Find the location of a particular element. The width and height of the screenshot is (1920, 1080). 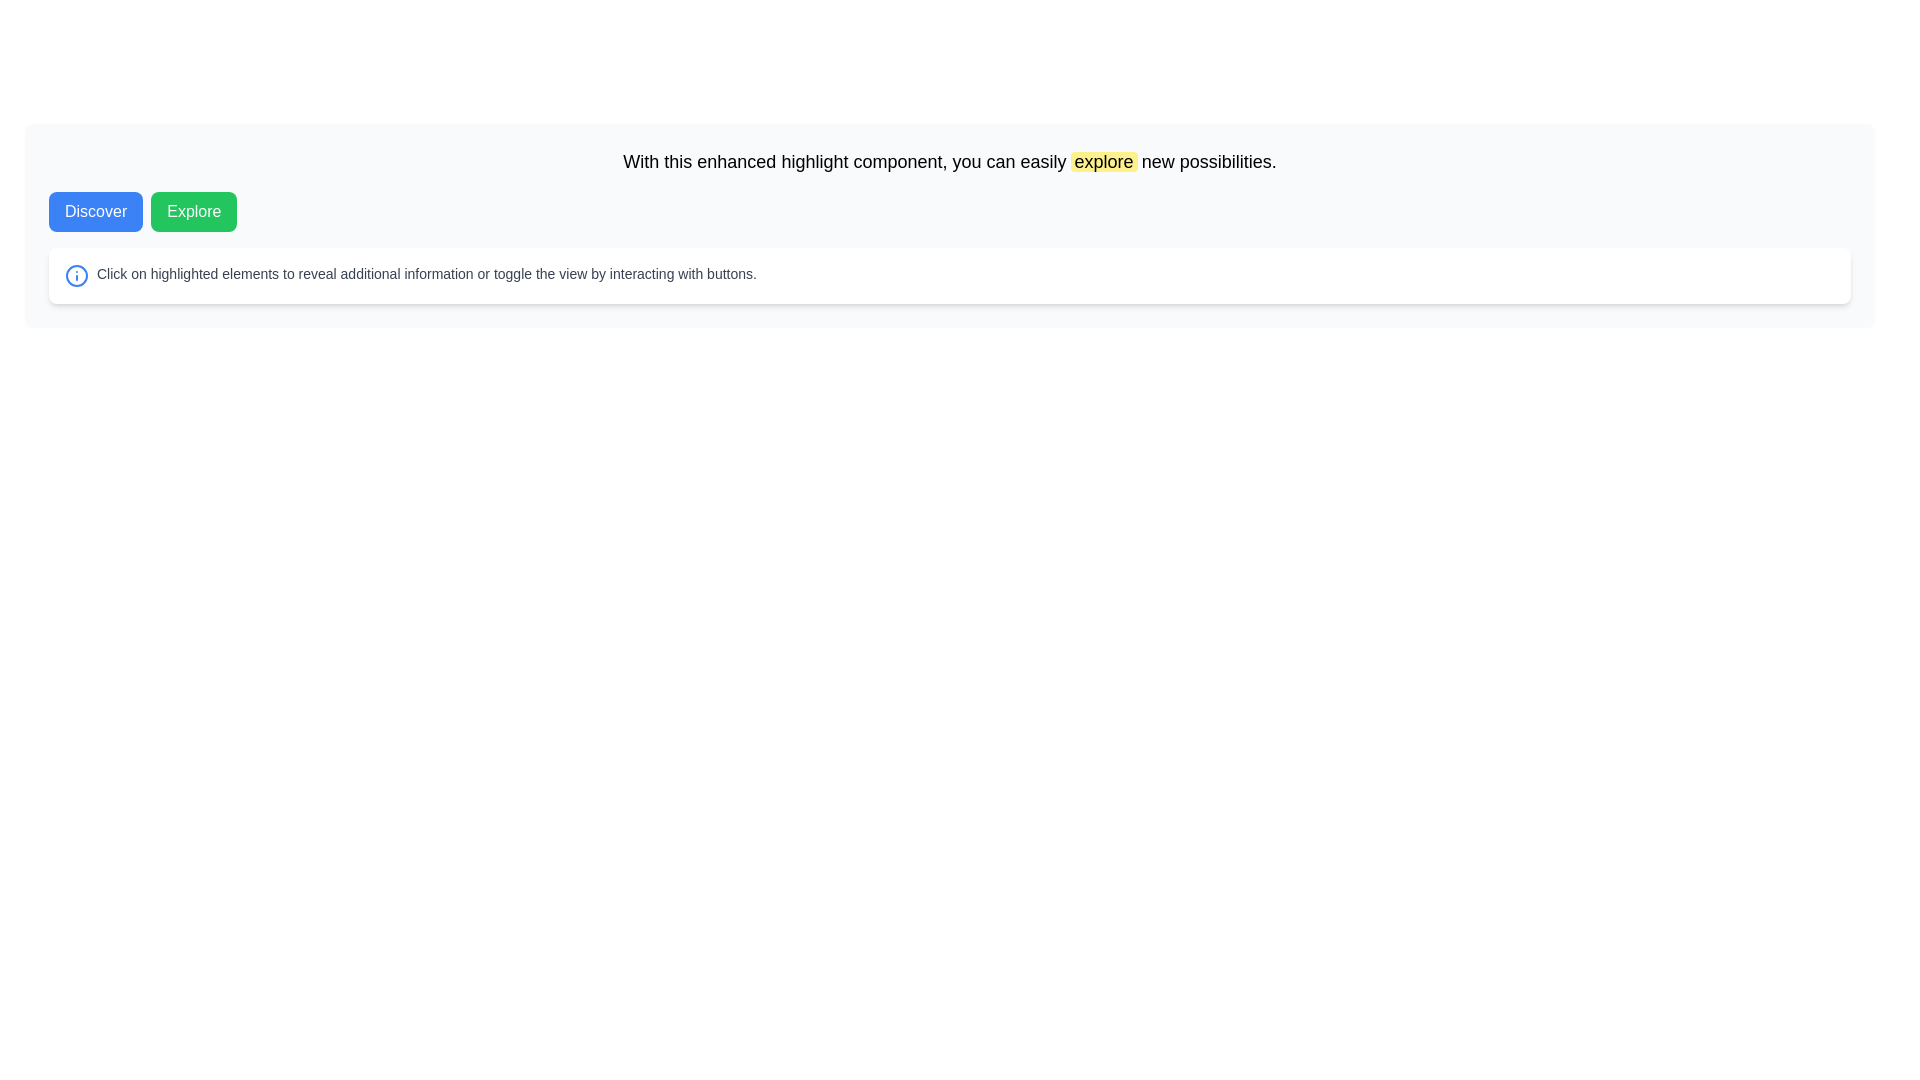

the highlighted text in the phrase 'you can easily explore new possibilities' to observe visual feedback is located at coordinates (1103, 161).